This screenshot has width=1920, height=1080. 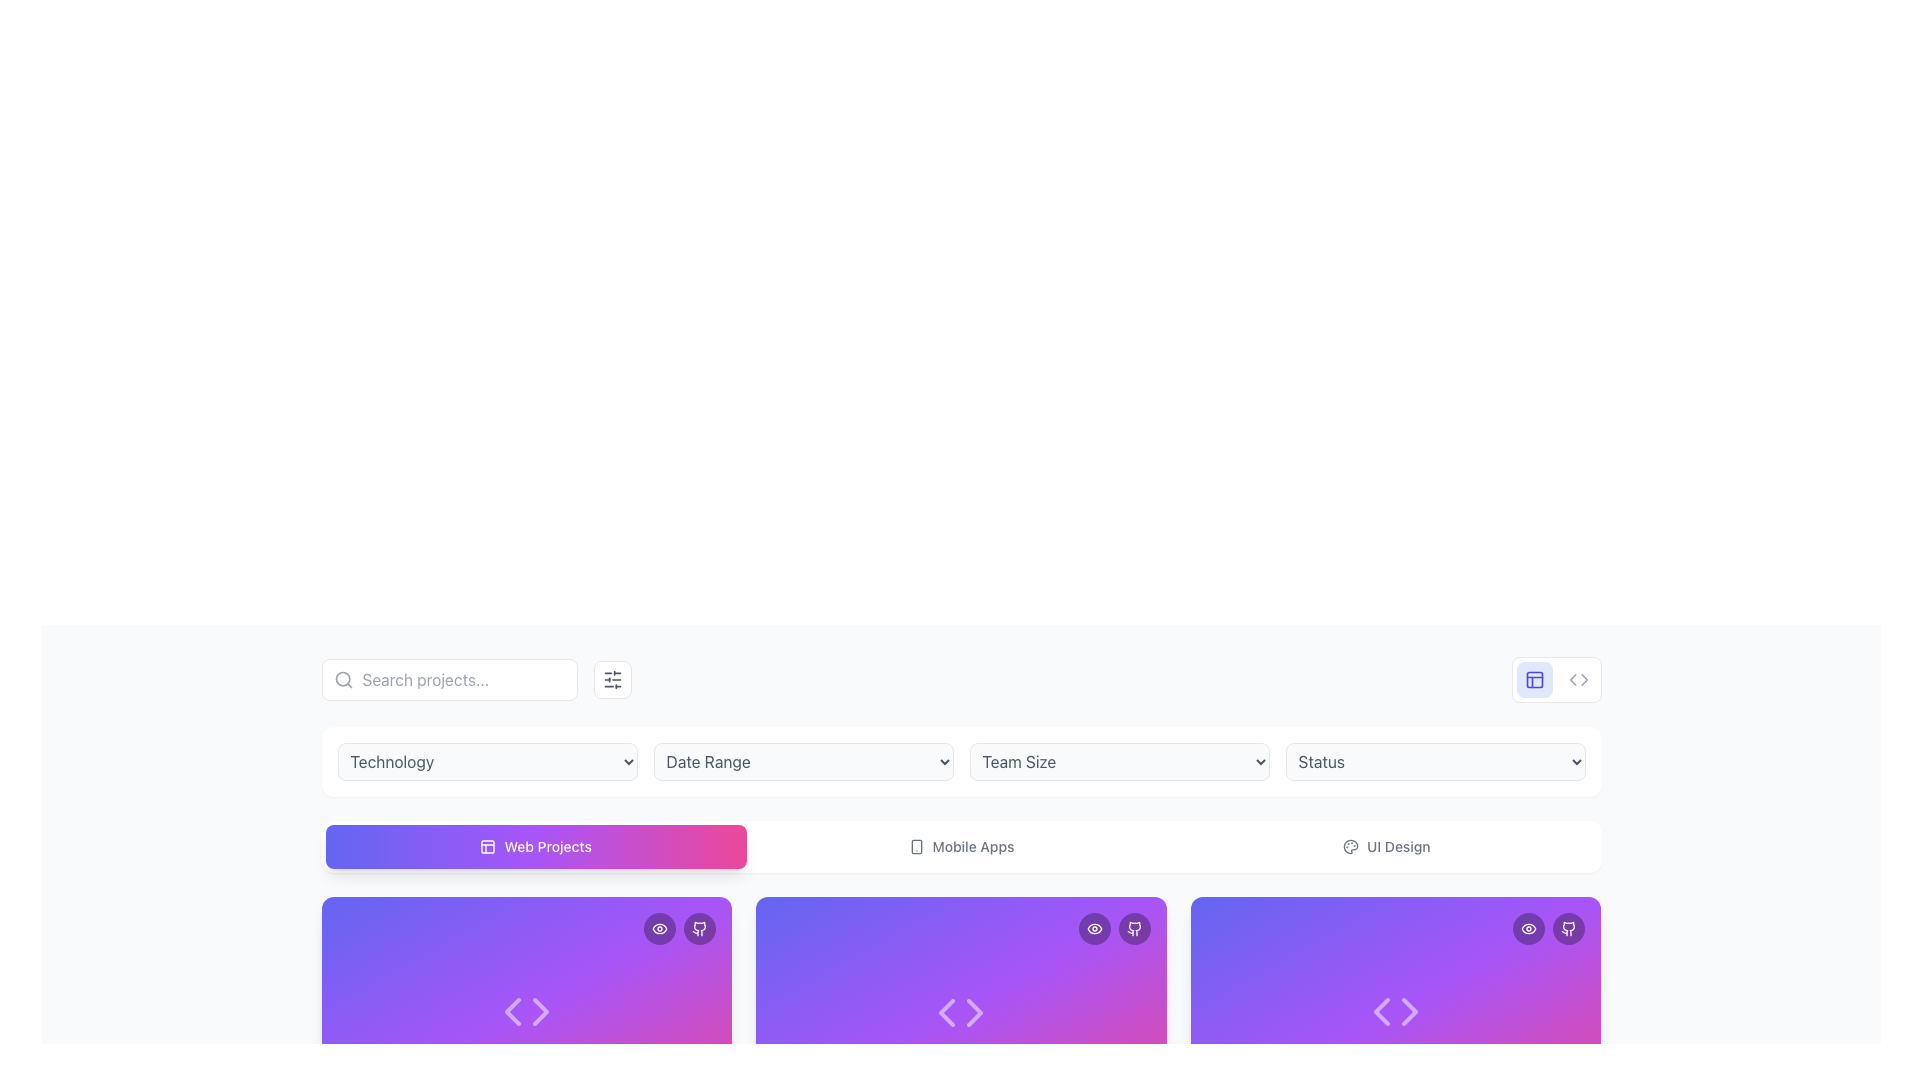 I want to click on the GitHub icon located at the top-right section of the card-like UI component, so click(x=1133, y=929).